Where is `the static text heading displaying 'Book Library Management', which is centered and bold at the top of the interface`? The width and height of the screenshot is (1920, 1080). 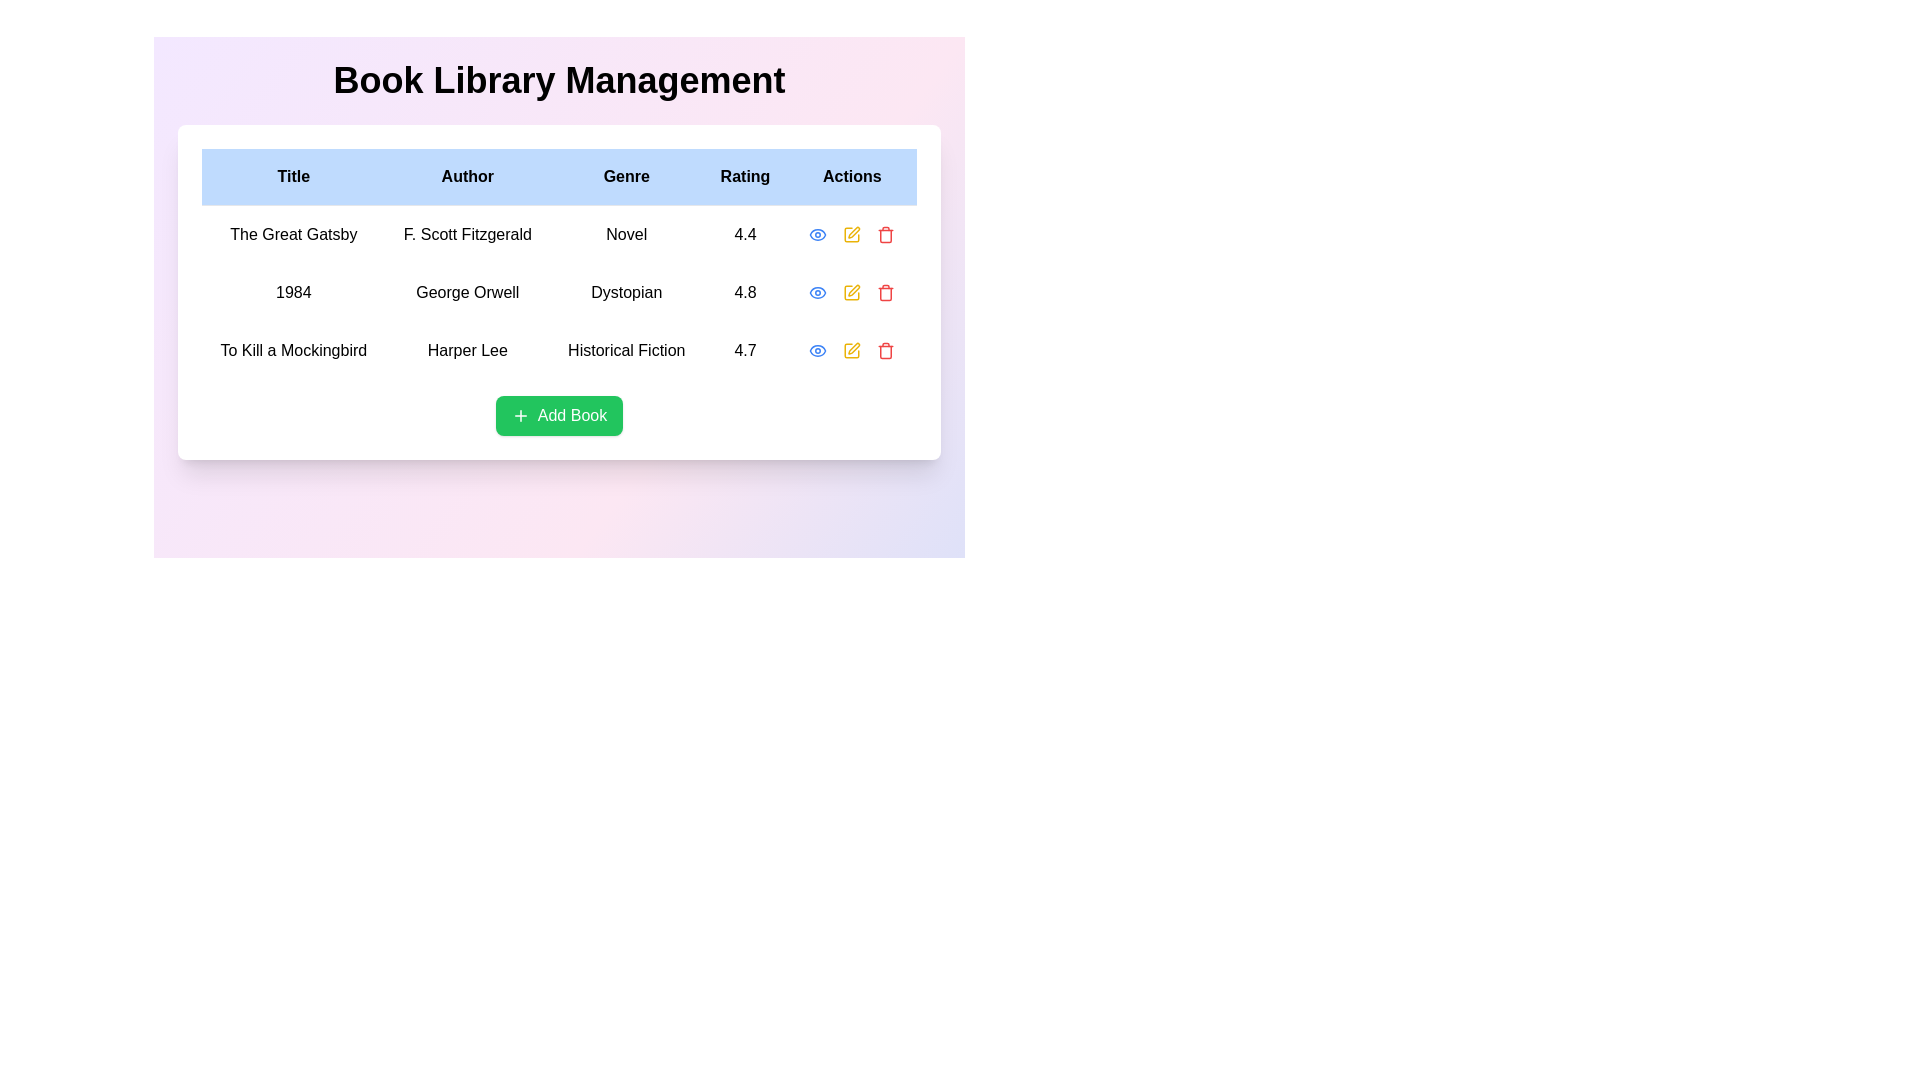
the static text heading displaying 'Book Library Management', which is centered and bold at the top of the interface is located at coordinates (559, 80).